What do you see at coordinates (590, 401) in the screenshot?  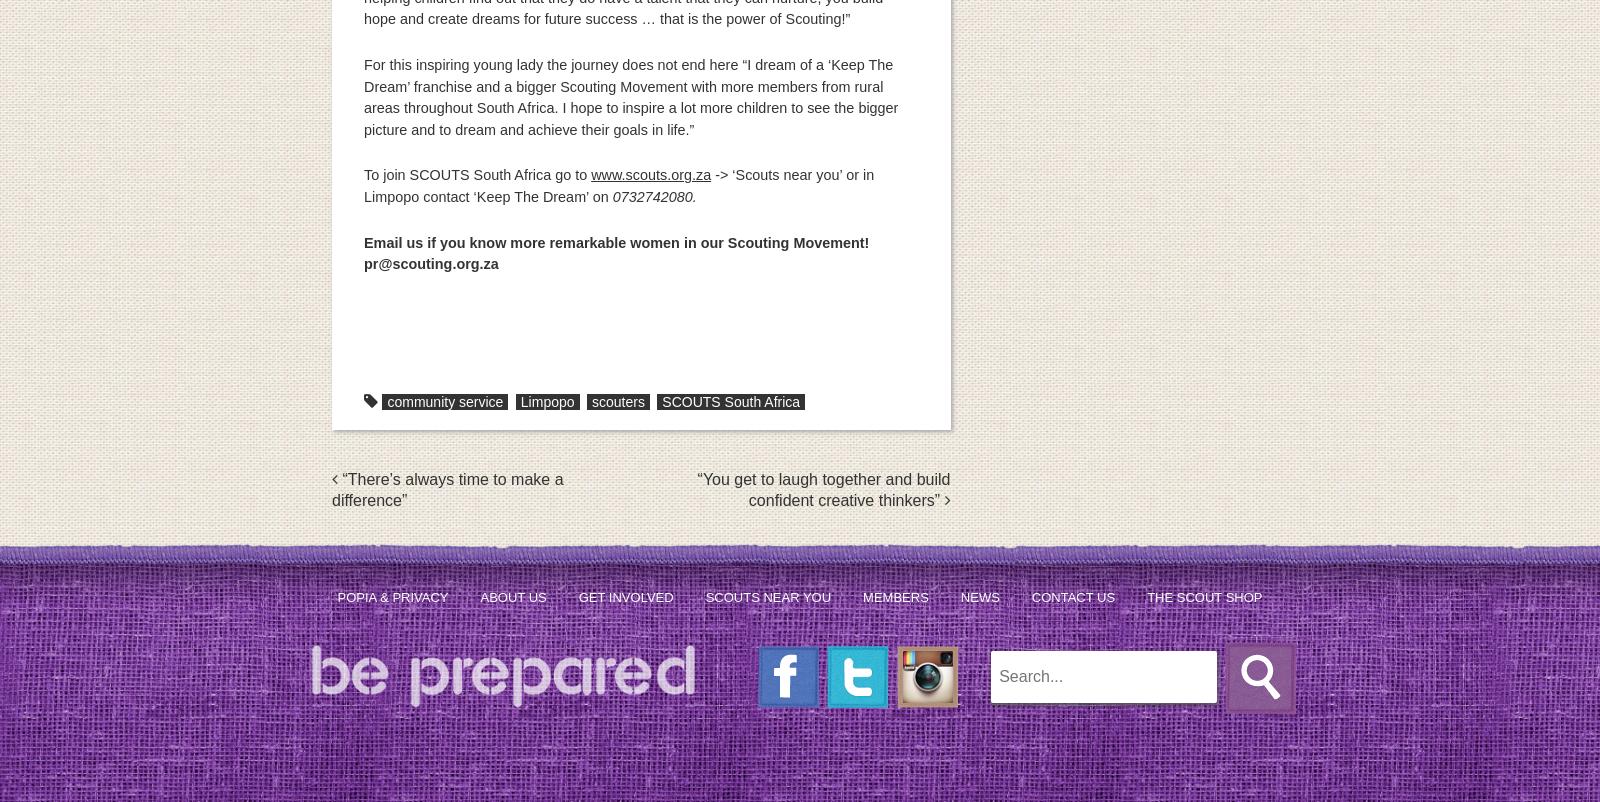 I see `'scouters'` at bounding box center [590, 401].